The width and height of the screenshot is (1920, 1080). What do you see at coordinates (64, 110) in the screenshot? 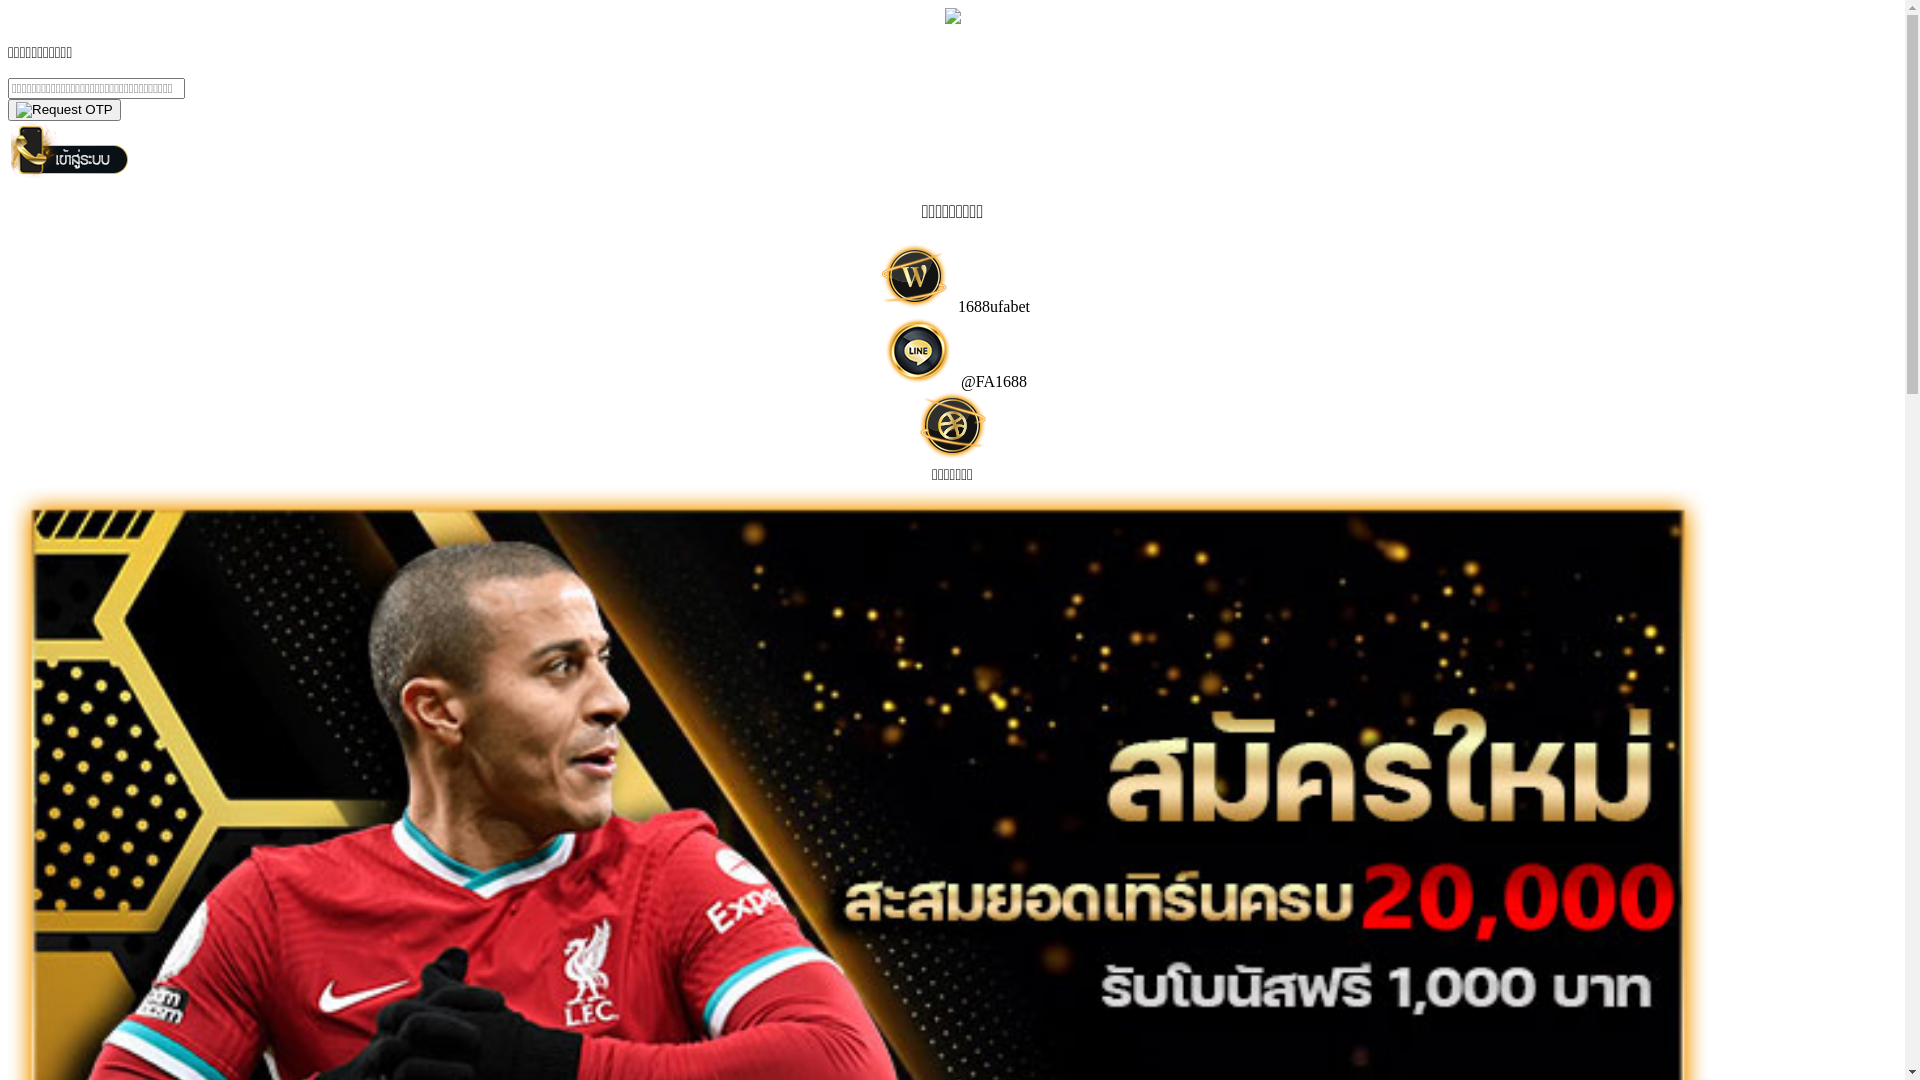
I see `'yes'` at bounding box center [64, 110].